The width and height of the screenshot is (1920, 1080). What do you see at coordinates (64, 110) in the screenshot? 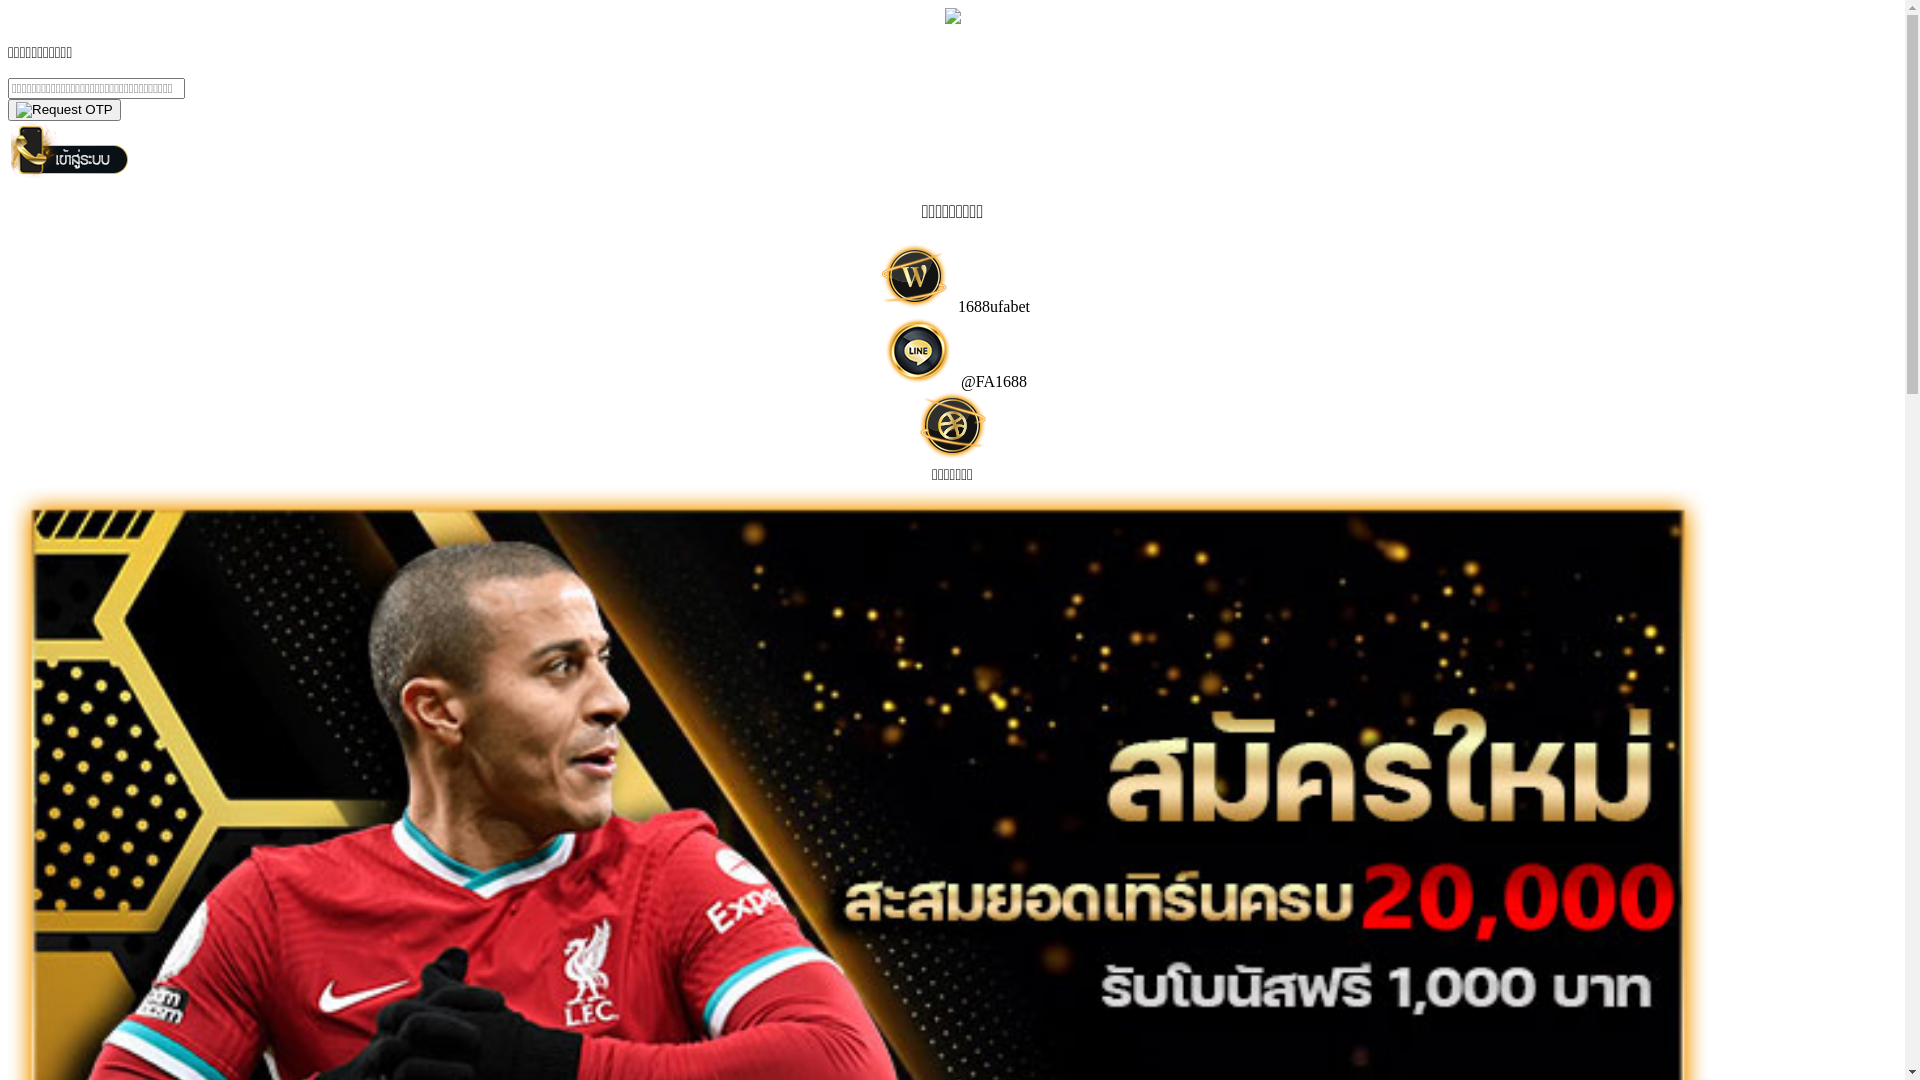
I see `'yes'` at bounding box center [64, 110].